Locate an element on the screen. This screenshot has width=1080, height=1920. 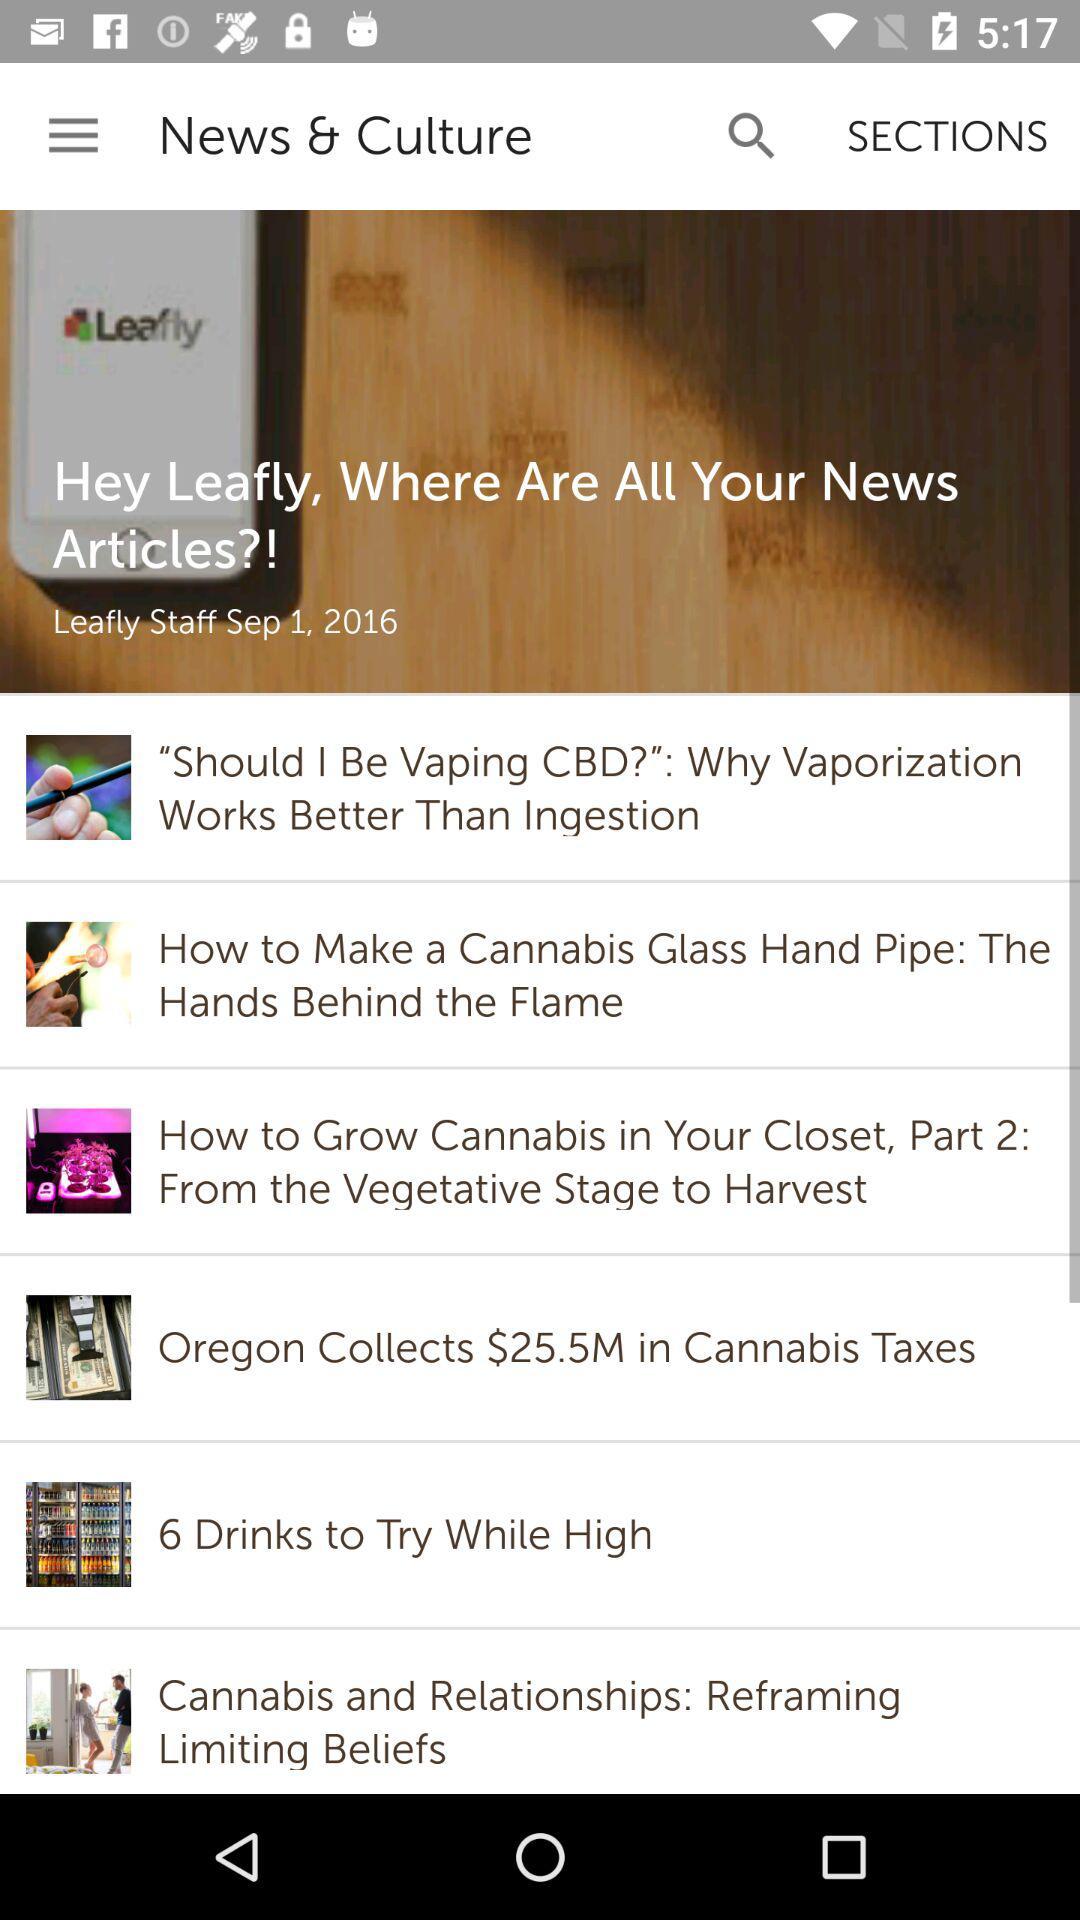
should i be icon is located at coordinates (604, 786).